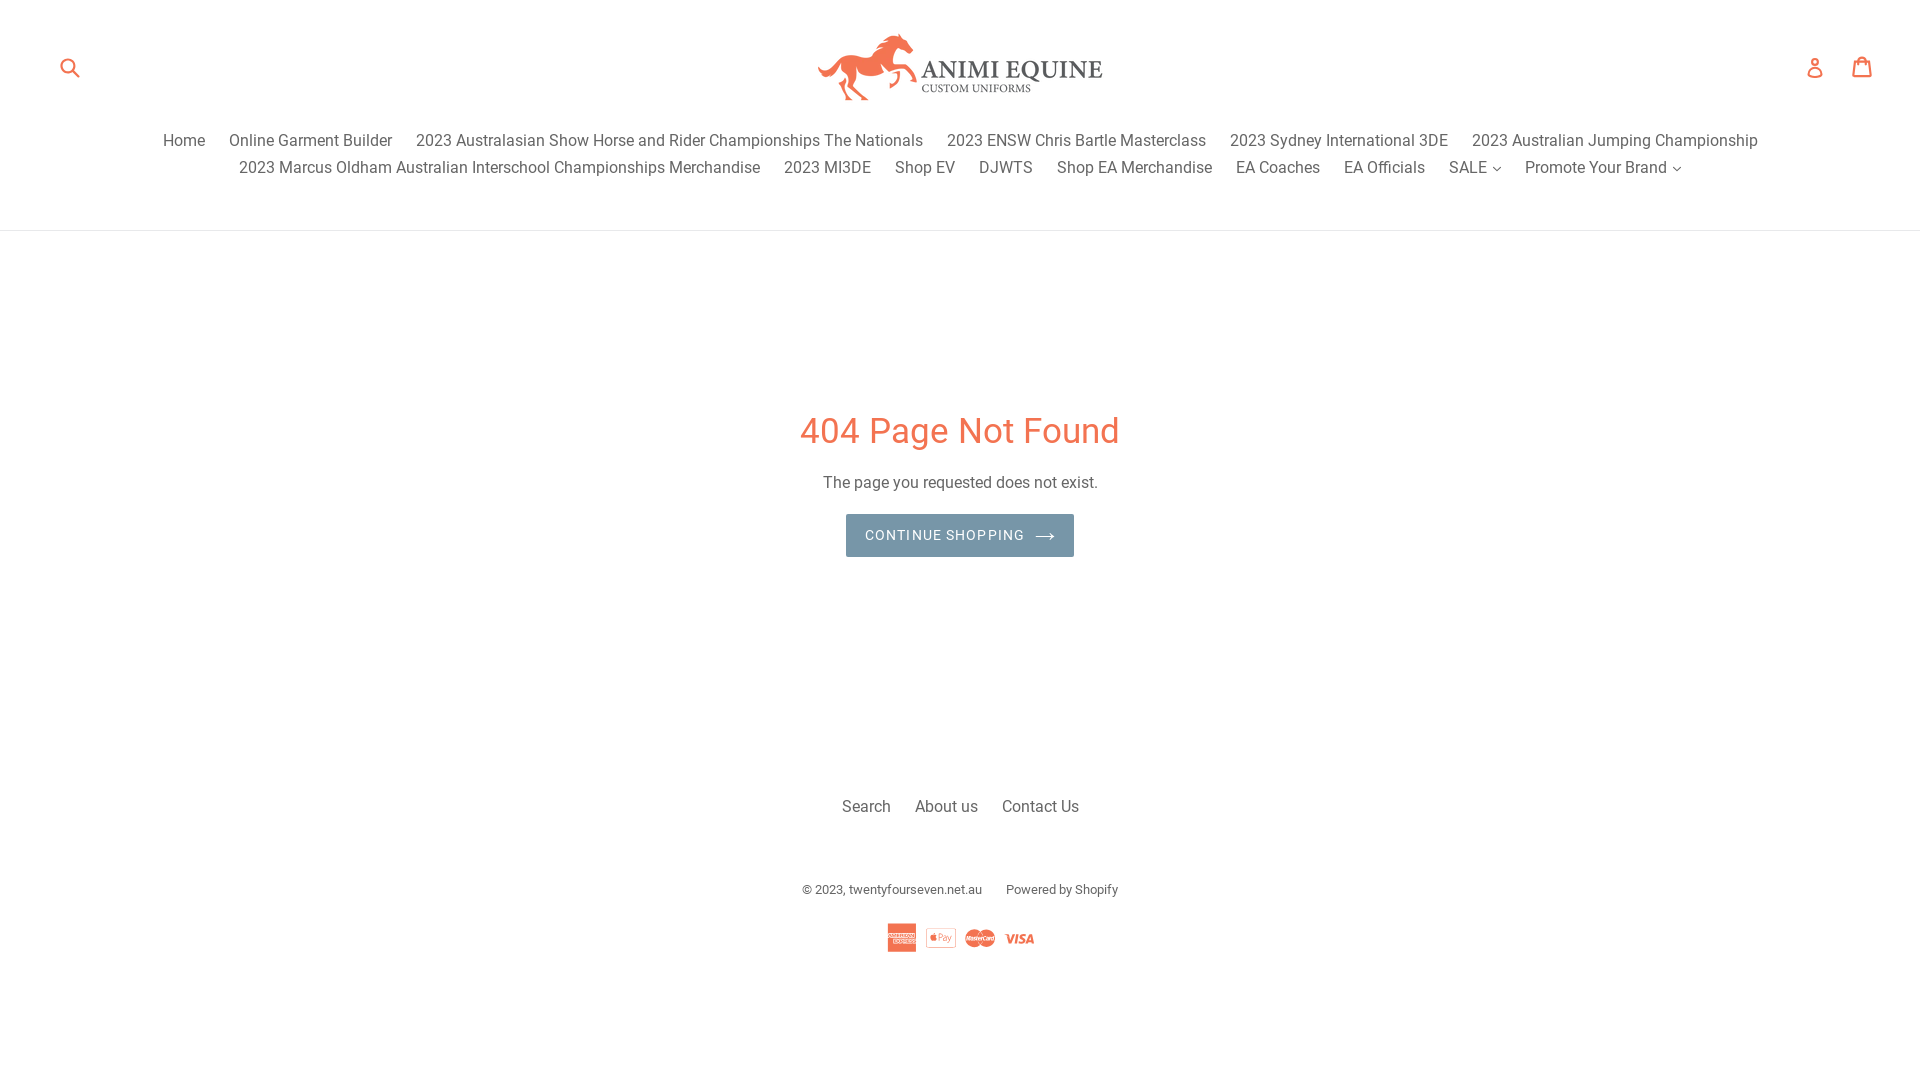 Image resolution: width=1920 pixels, height=1080 pixels. Describe the element at coordinates (827, 168) in the screenshot. I see `'2023 MI3DE'` at that location.